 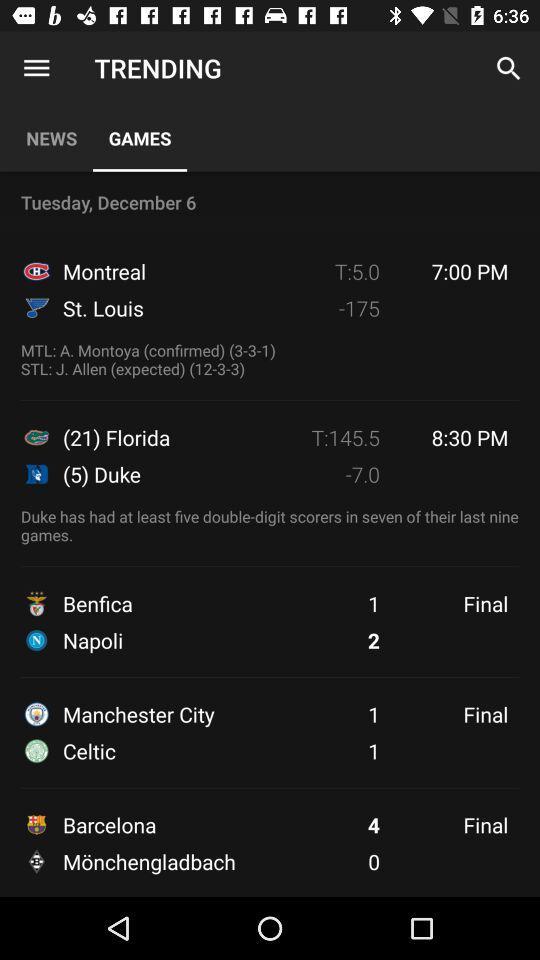 I want to click on the icon above the tuesday, december 6 icon, so click(x=51, y=137).